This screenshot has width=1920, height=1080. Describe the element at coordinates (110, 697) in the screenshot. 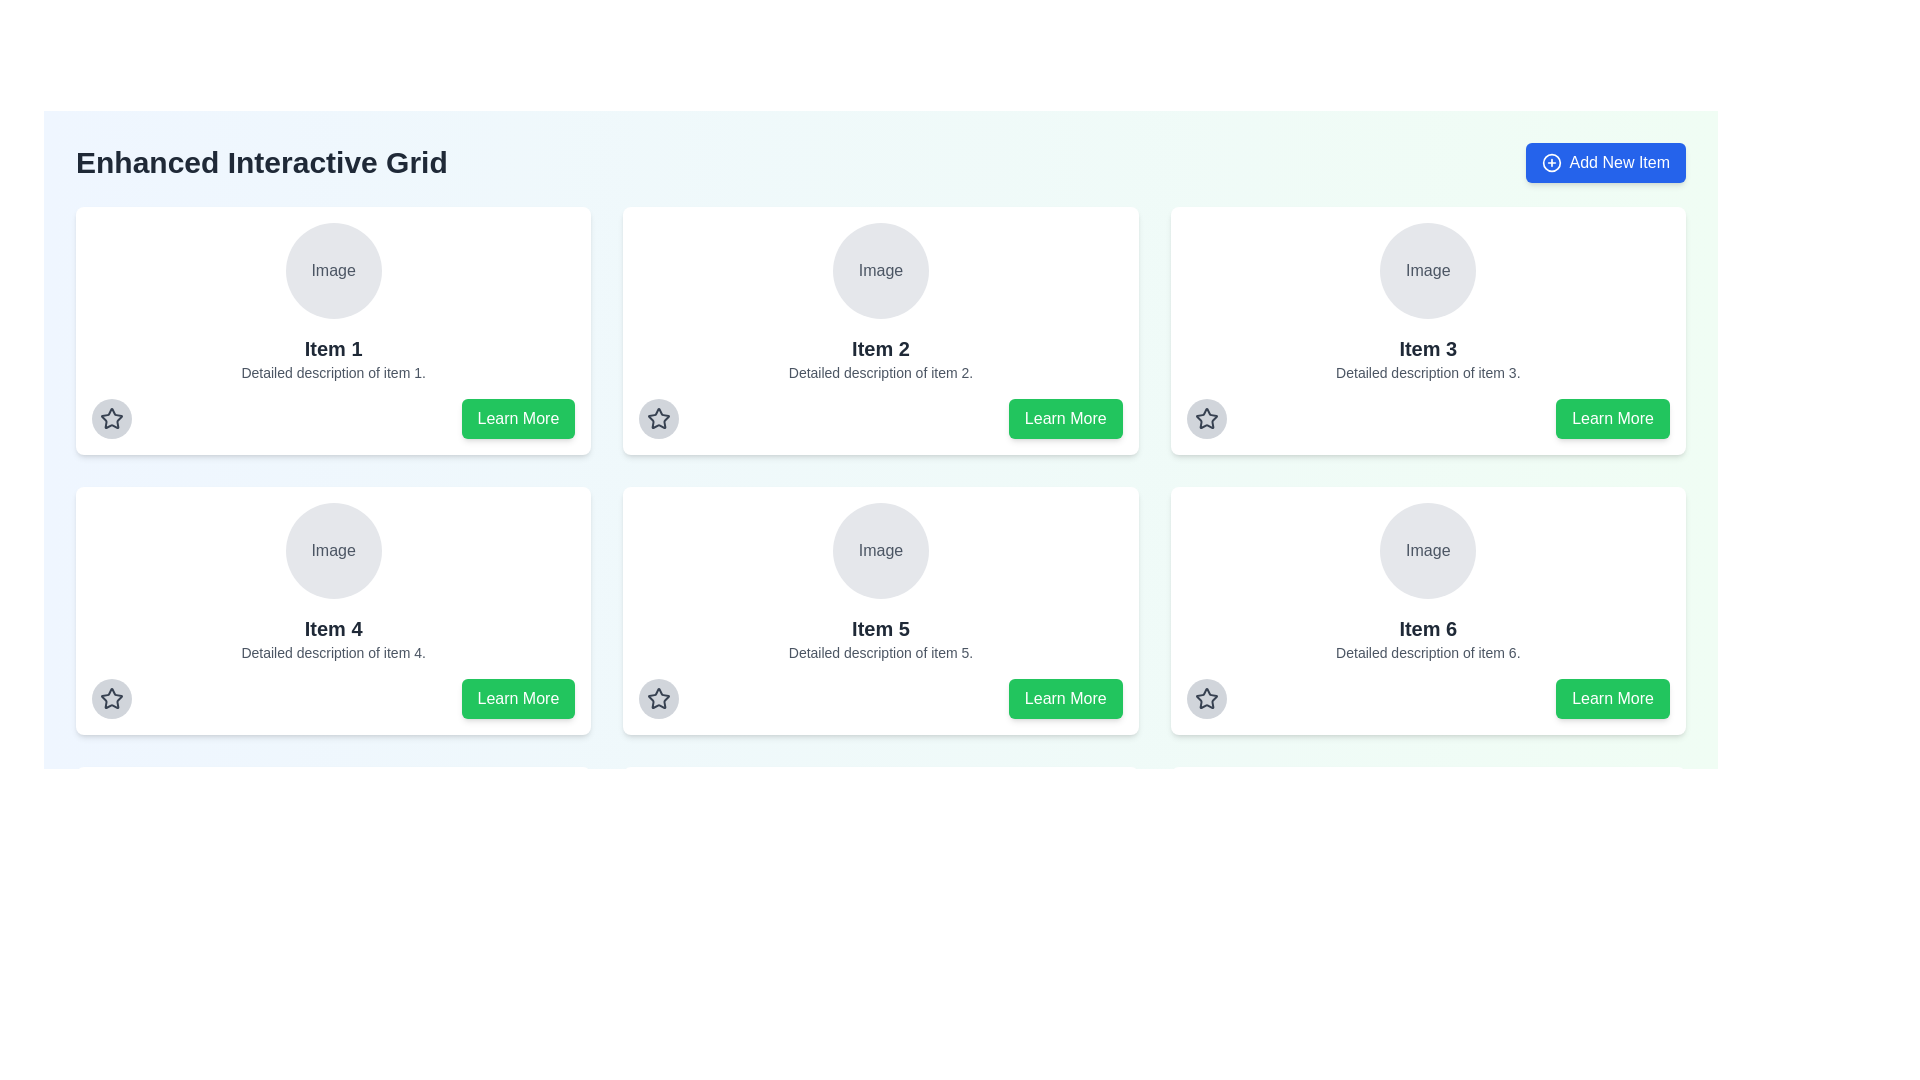

I see `the star-shaped icon button located in the bottom-left corner of the 'Item 4' details box` at that location.